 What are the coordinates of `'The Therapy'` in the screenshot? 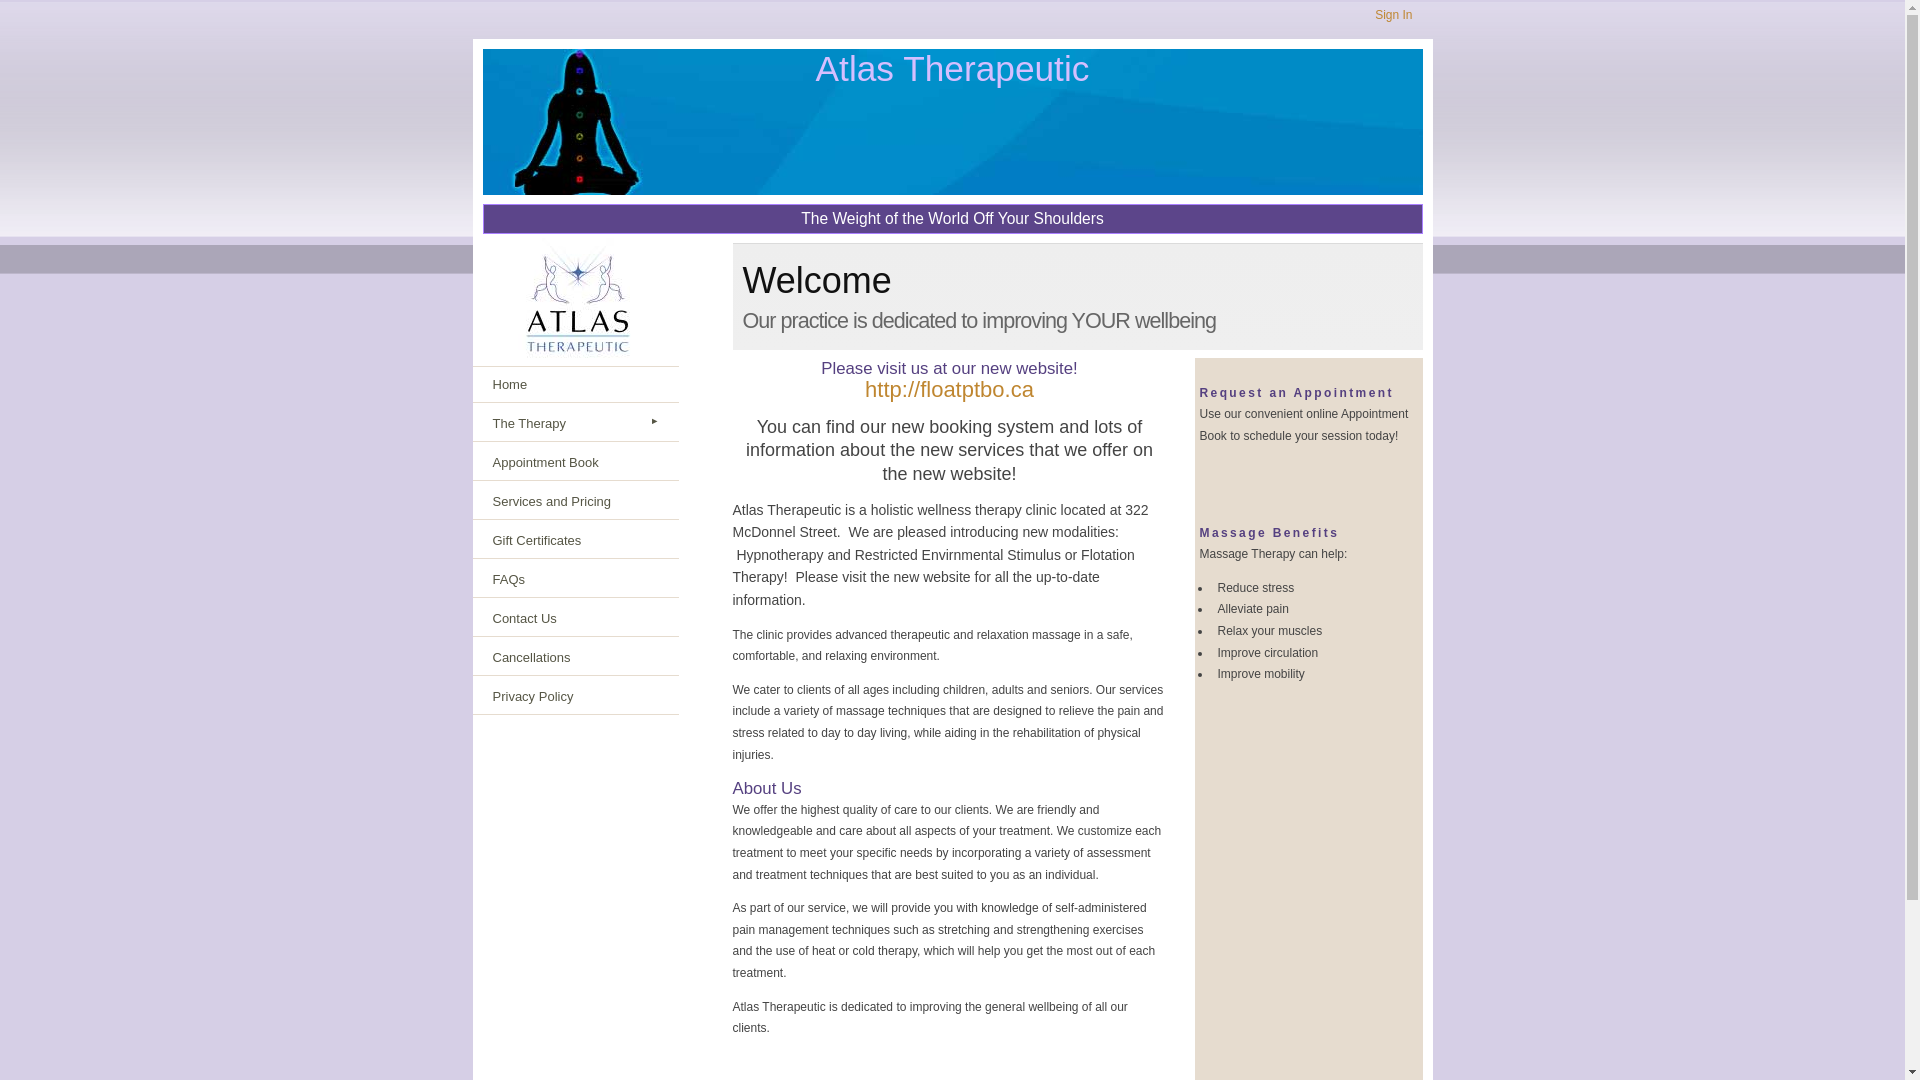 It's located at (574, 423).